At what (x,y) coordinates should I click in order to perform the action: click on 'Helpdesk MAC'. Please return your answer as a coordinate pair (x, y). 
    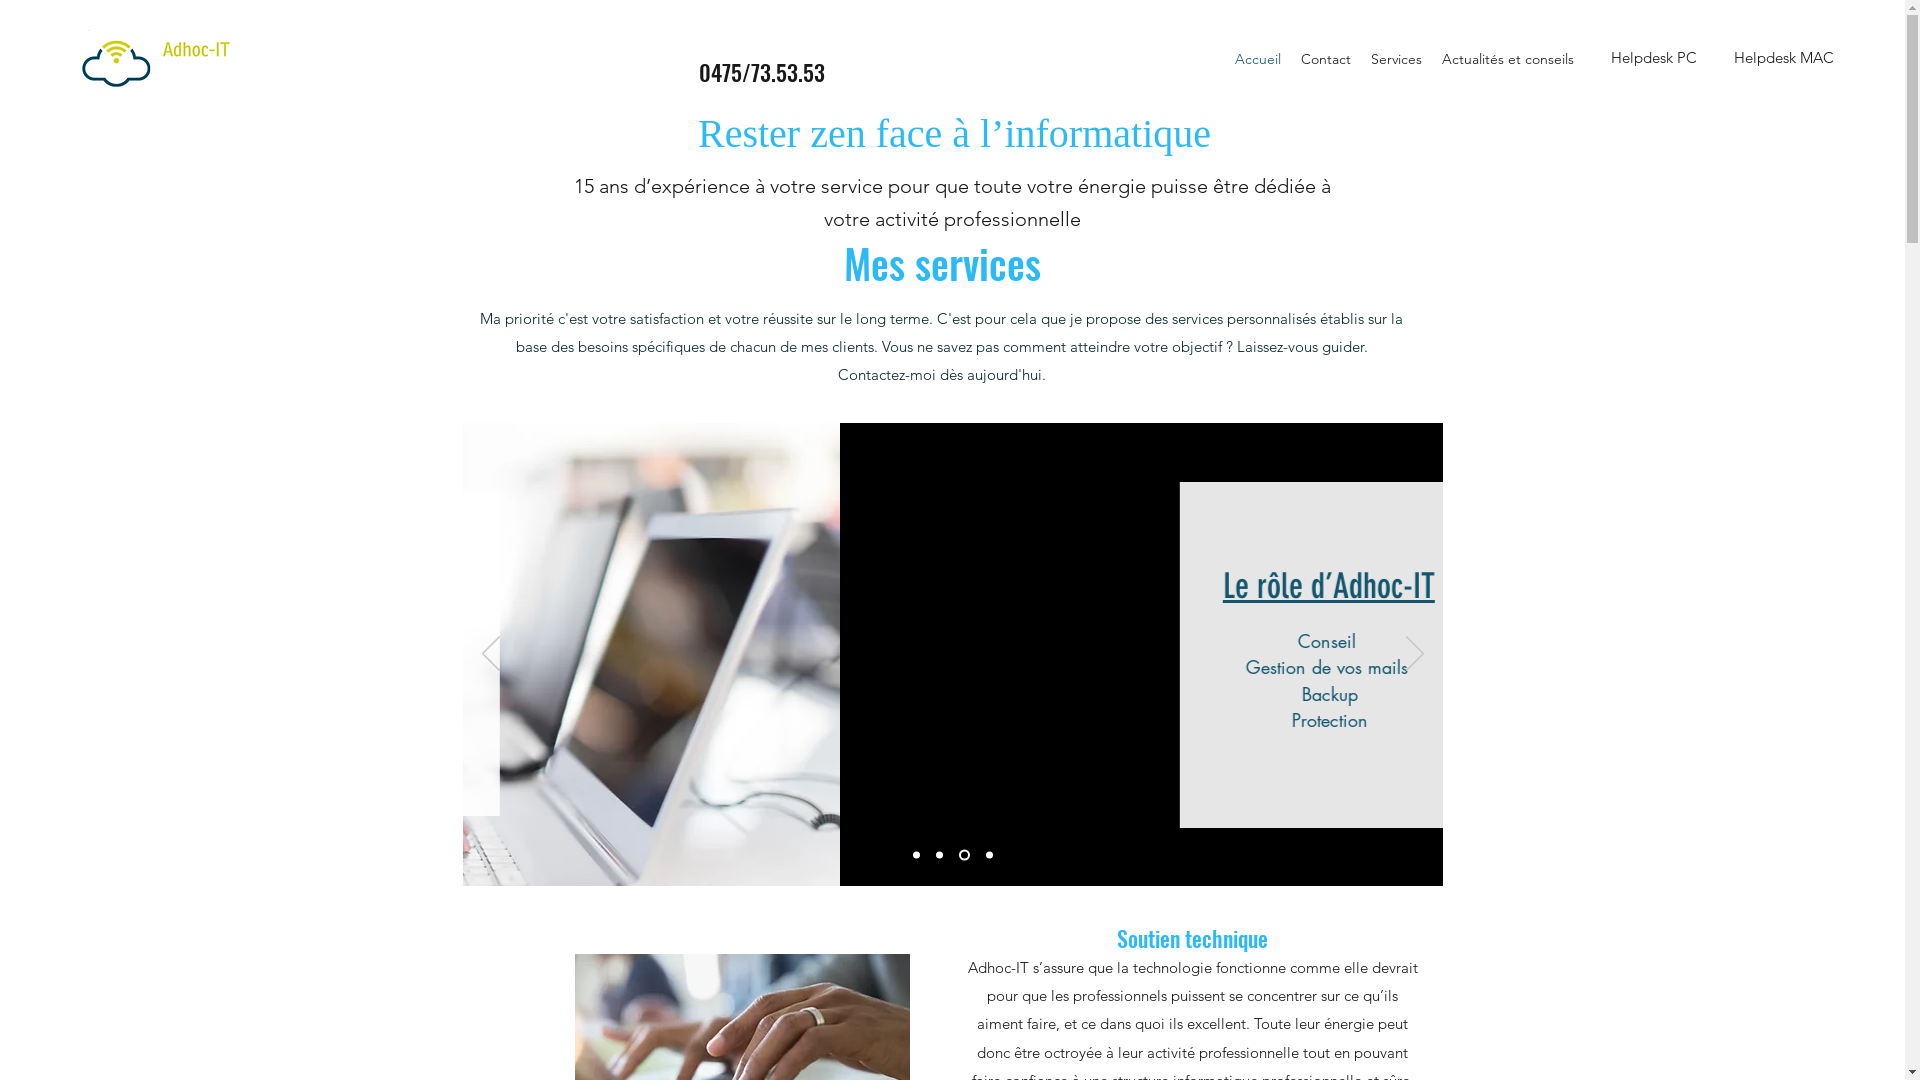
    Looking at the image, I should click on (1784, 56).